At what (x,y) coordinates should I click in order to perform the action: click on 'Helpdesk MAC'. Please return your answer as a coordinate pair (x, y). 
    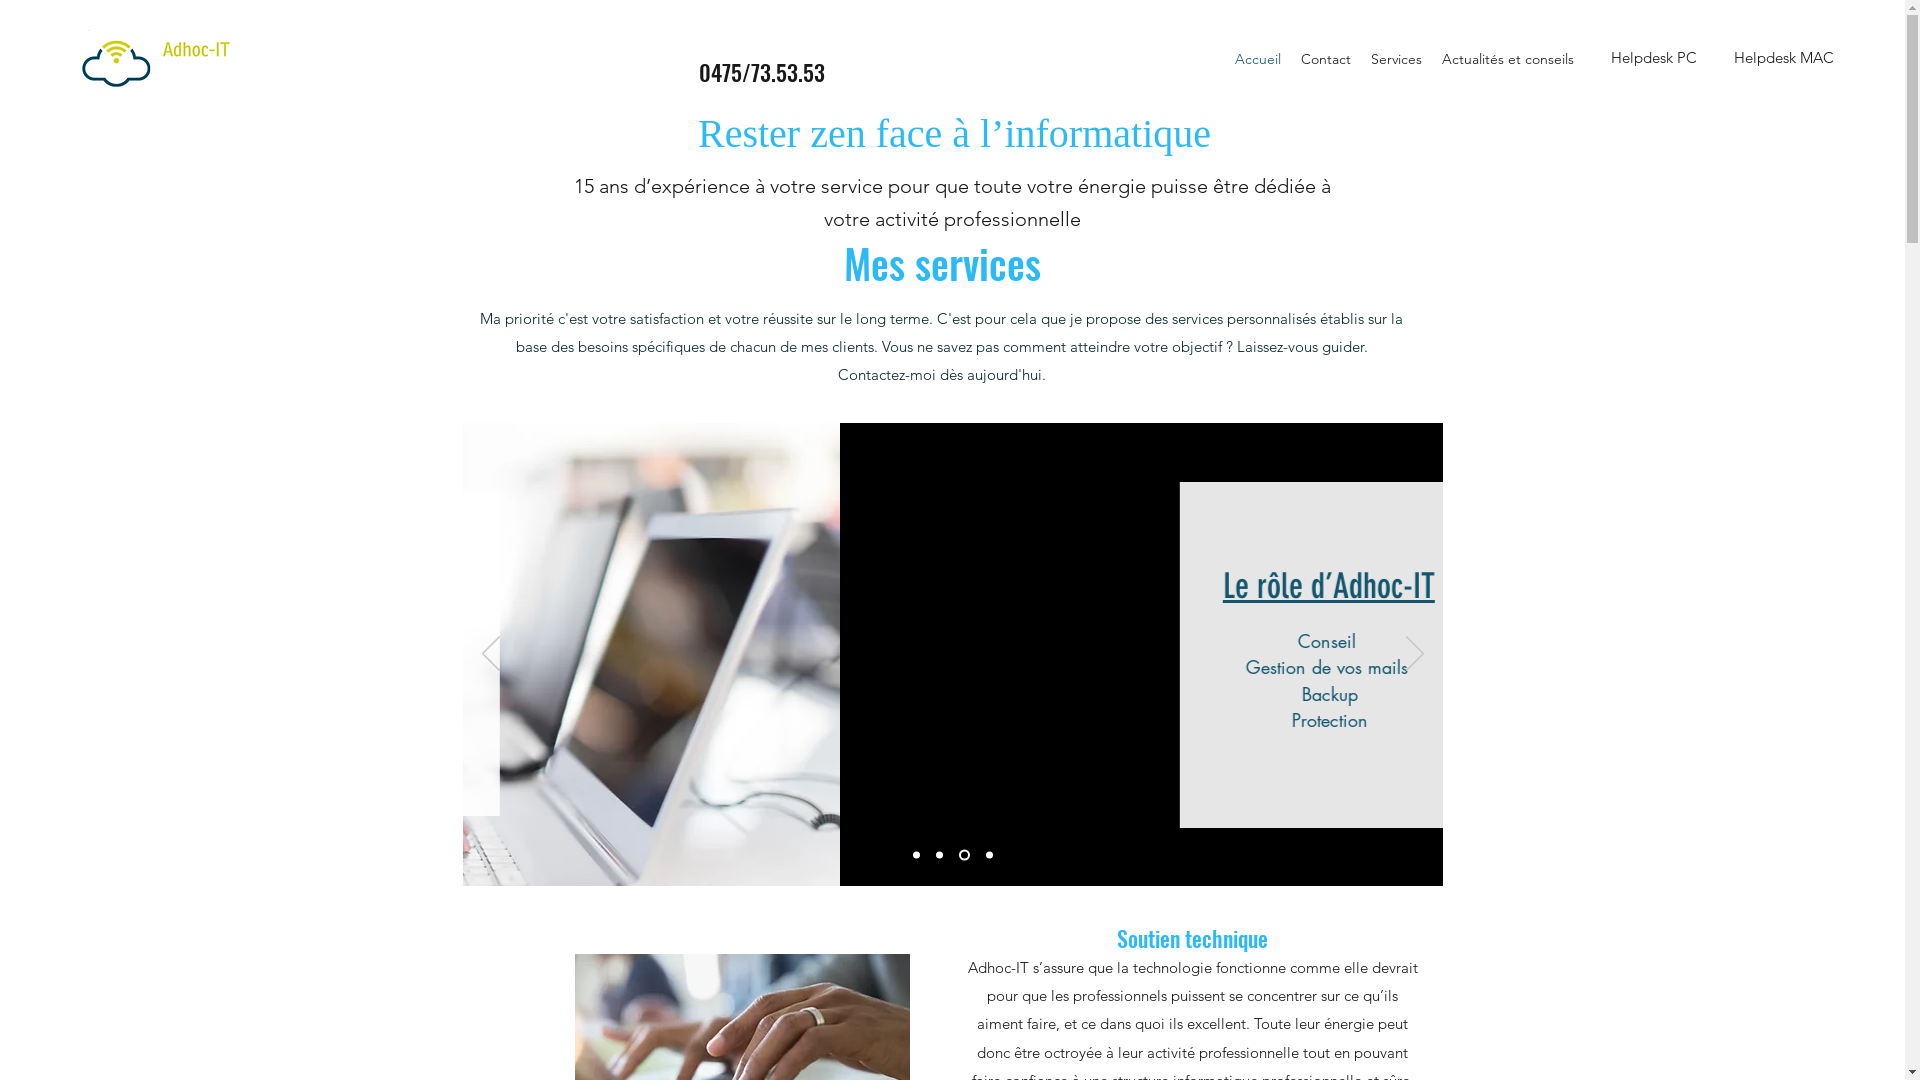
    Looking at the image, I should click on (1784, 56).